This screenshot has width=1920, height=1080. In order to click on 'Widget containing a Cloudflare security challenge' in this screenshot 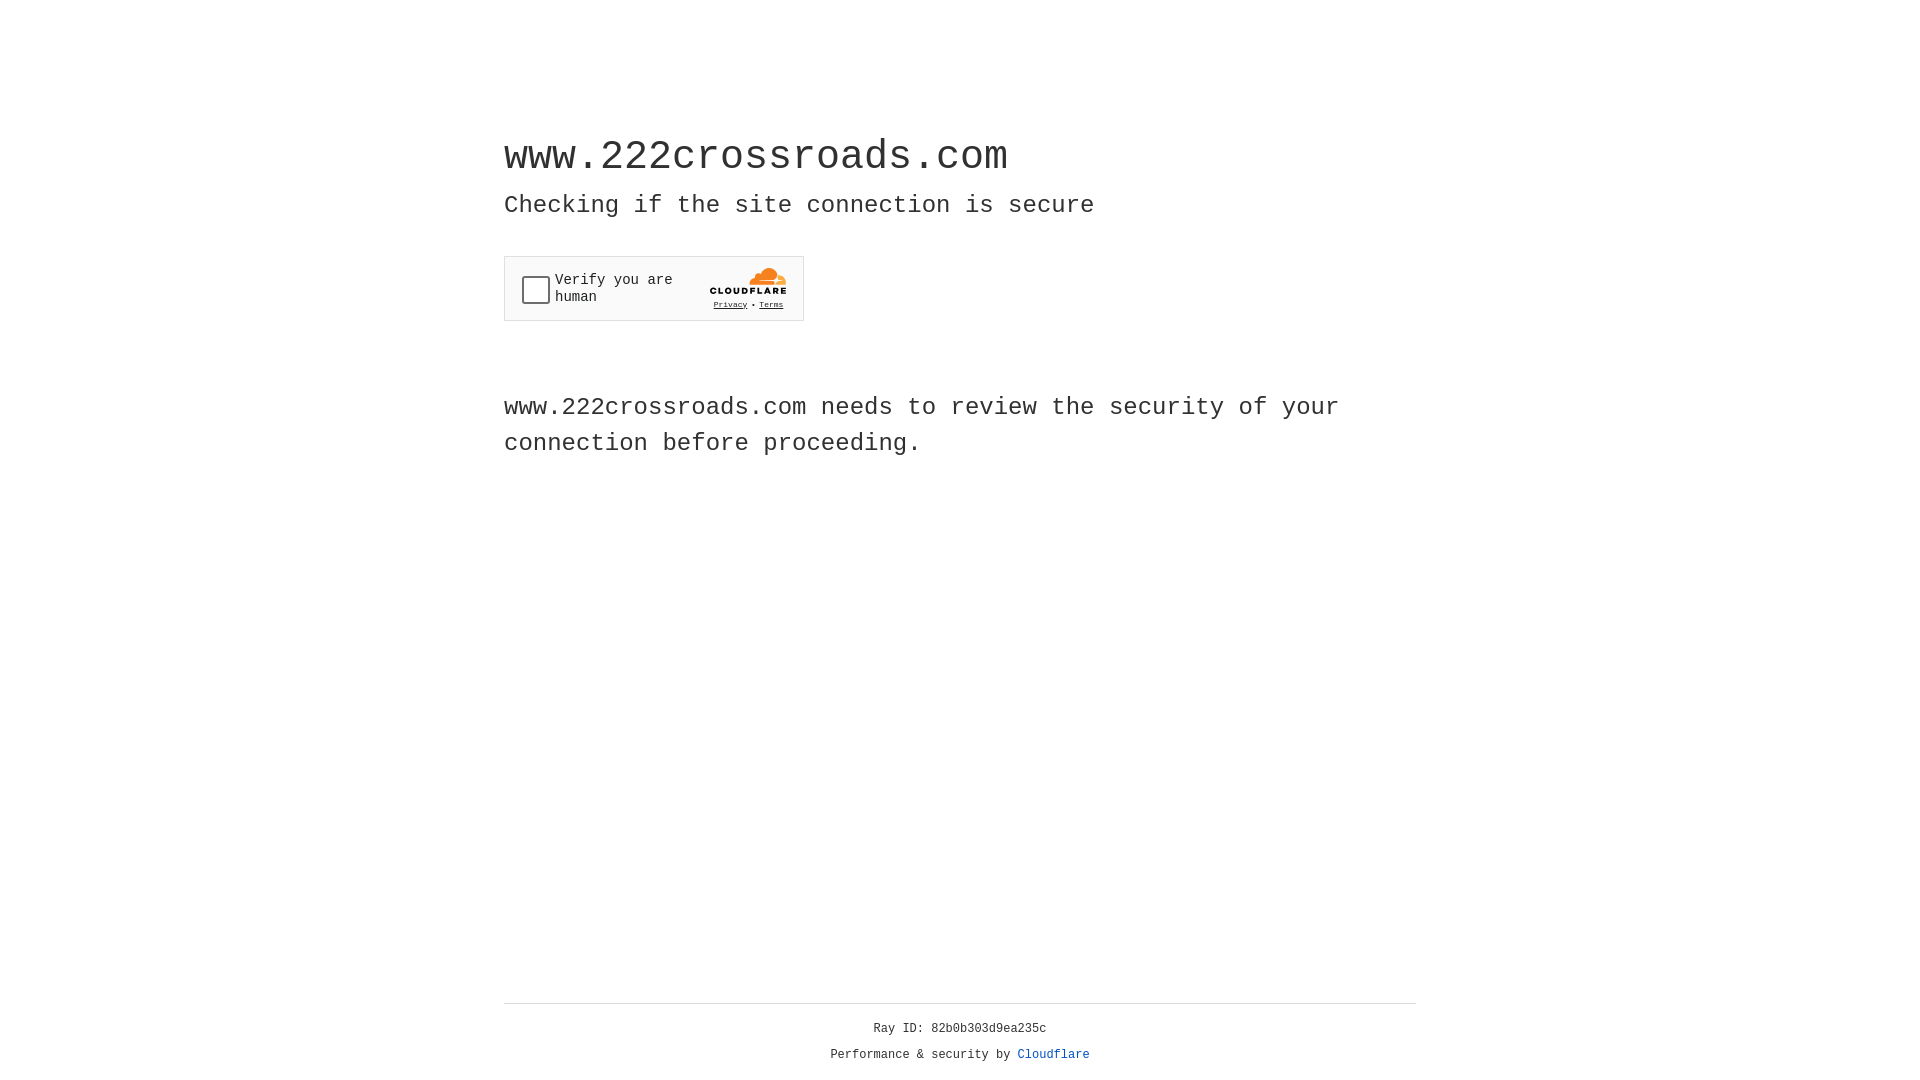, I will do `click(653, 288)`.